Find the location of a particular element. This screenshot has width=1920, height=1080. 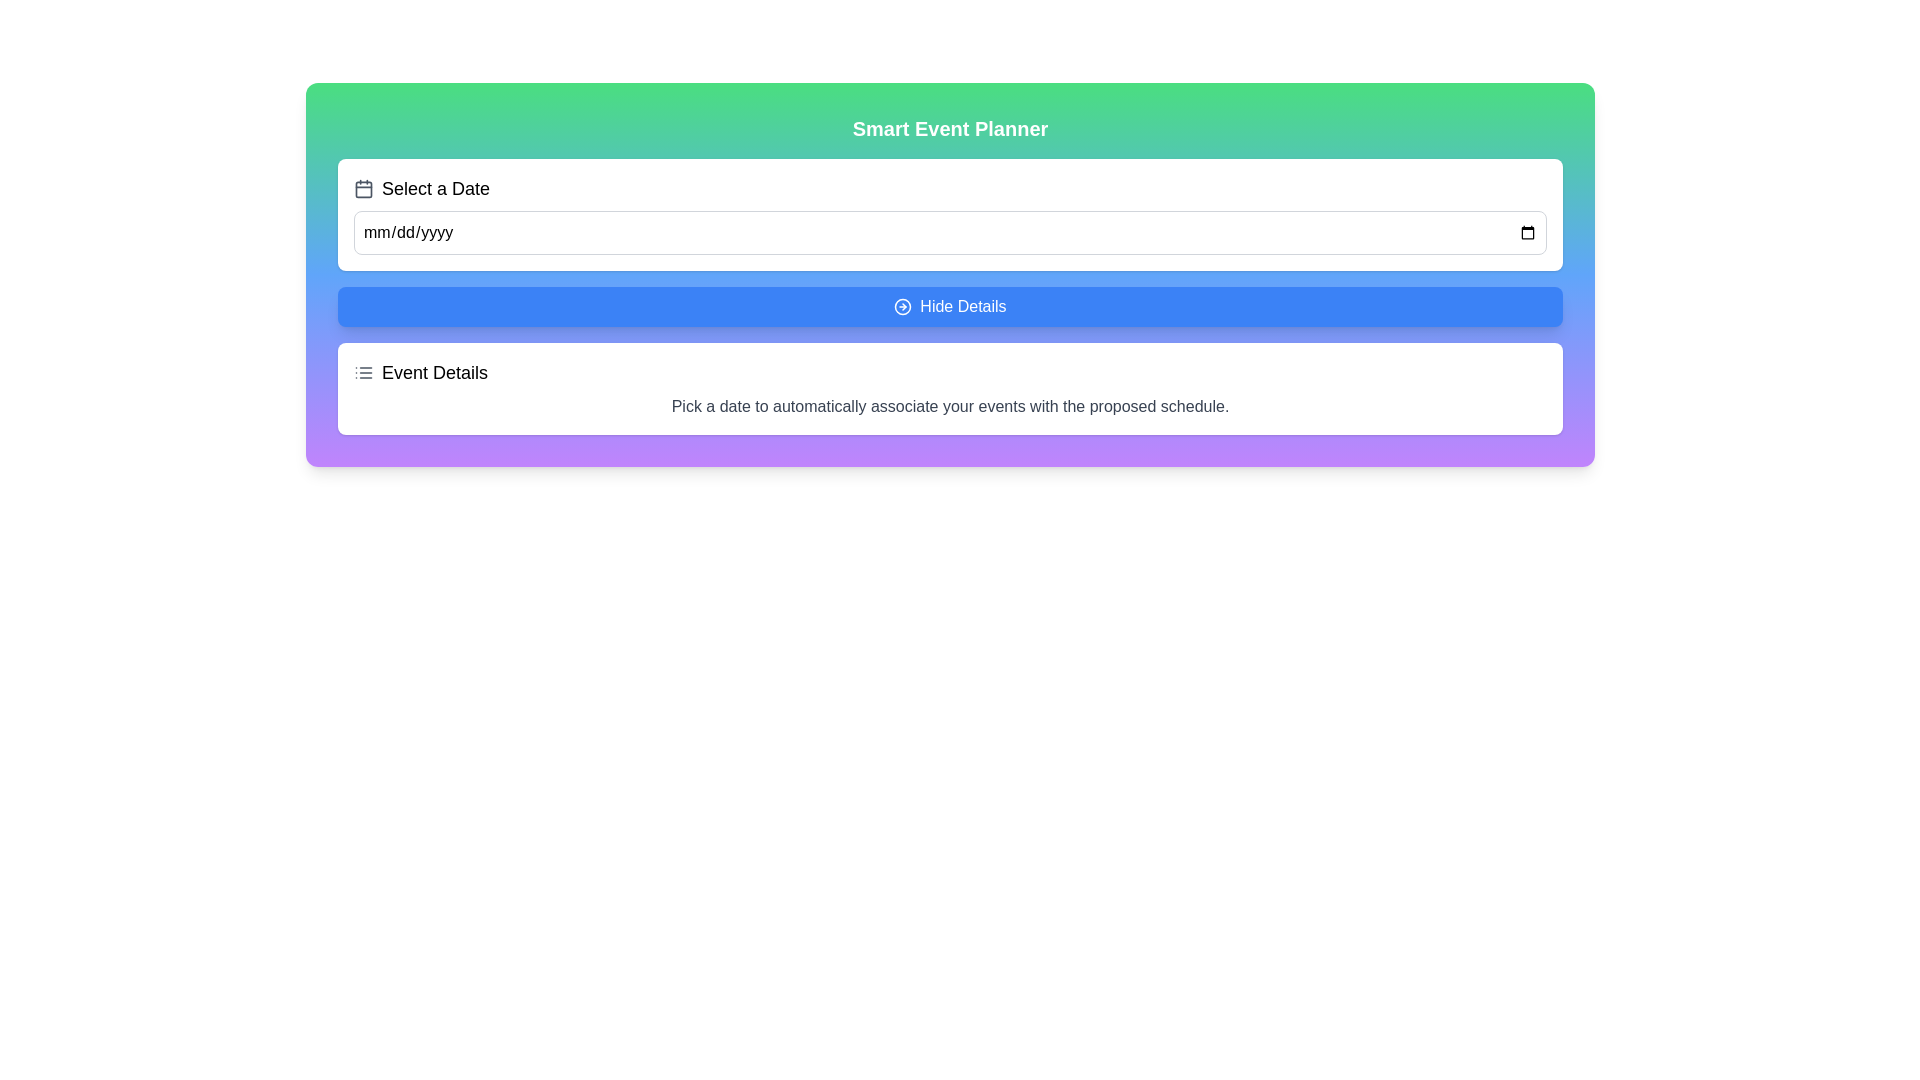

the decorative part of the calendar icon located near the left edge of the 'Select a Date' field is located at coordinates (364, 189).